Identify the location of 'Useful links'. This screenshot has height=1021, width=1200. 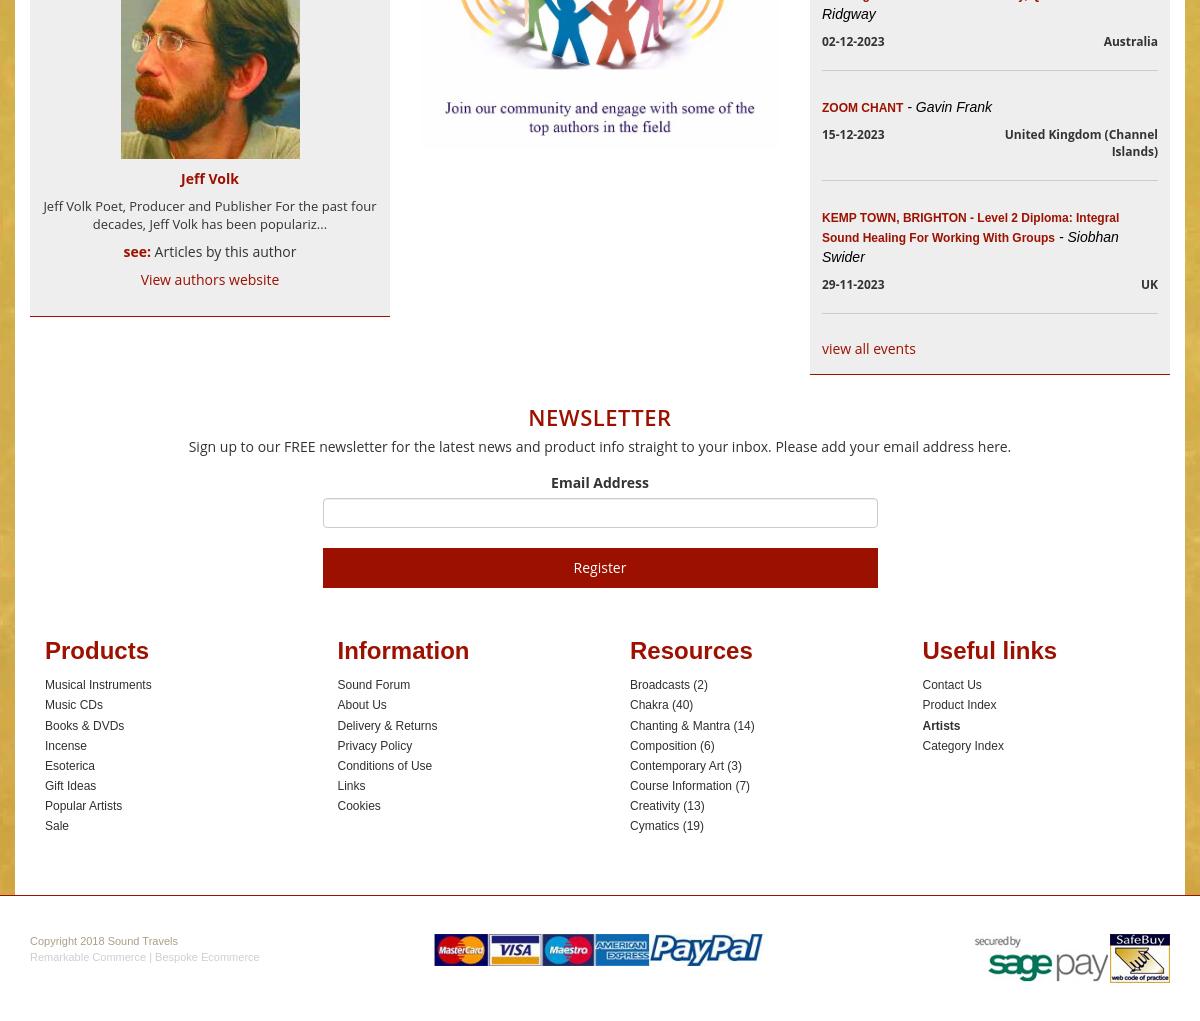
(989, 648).